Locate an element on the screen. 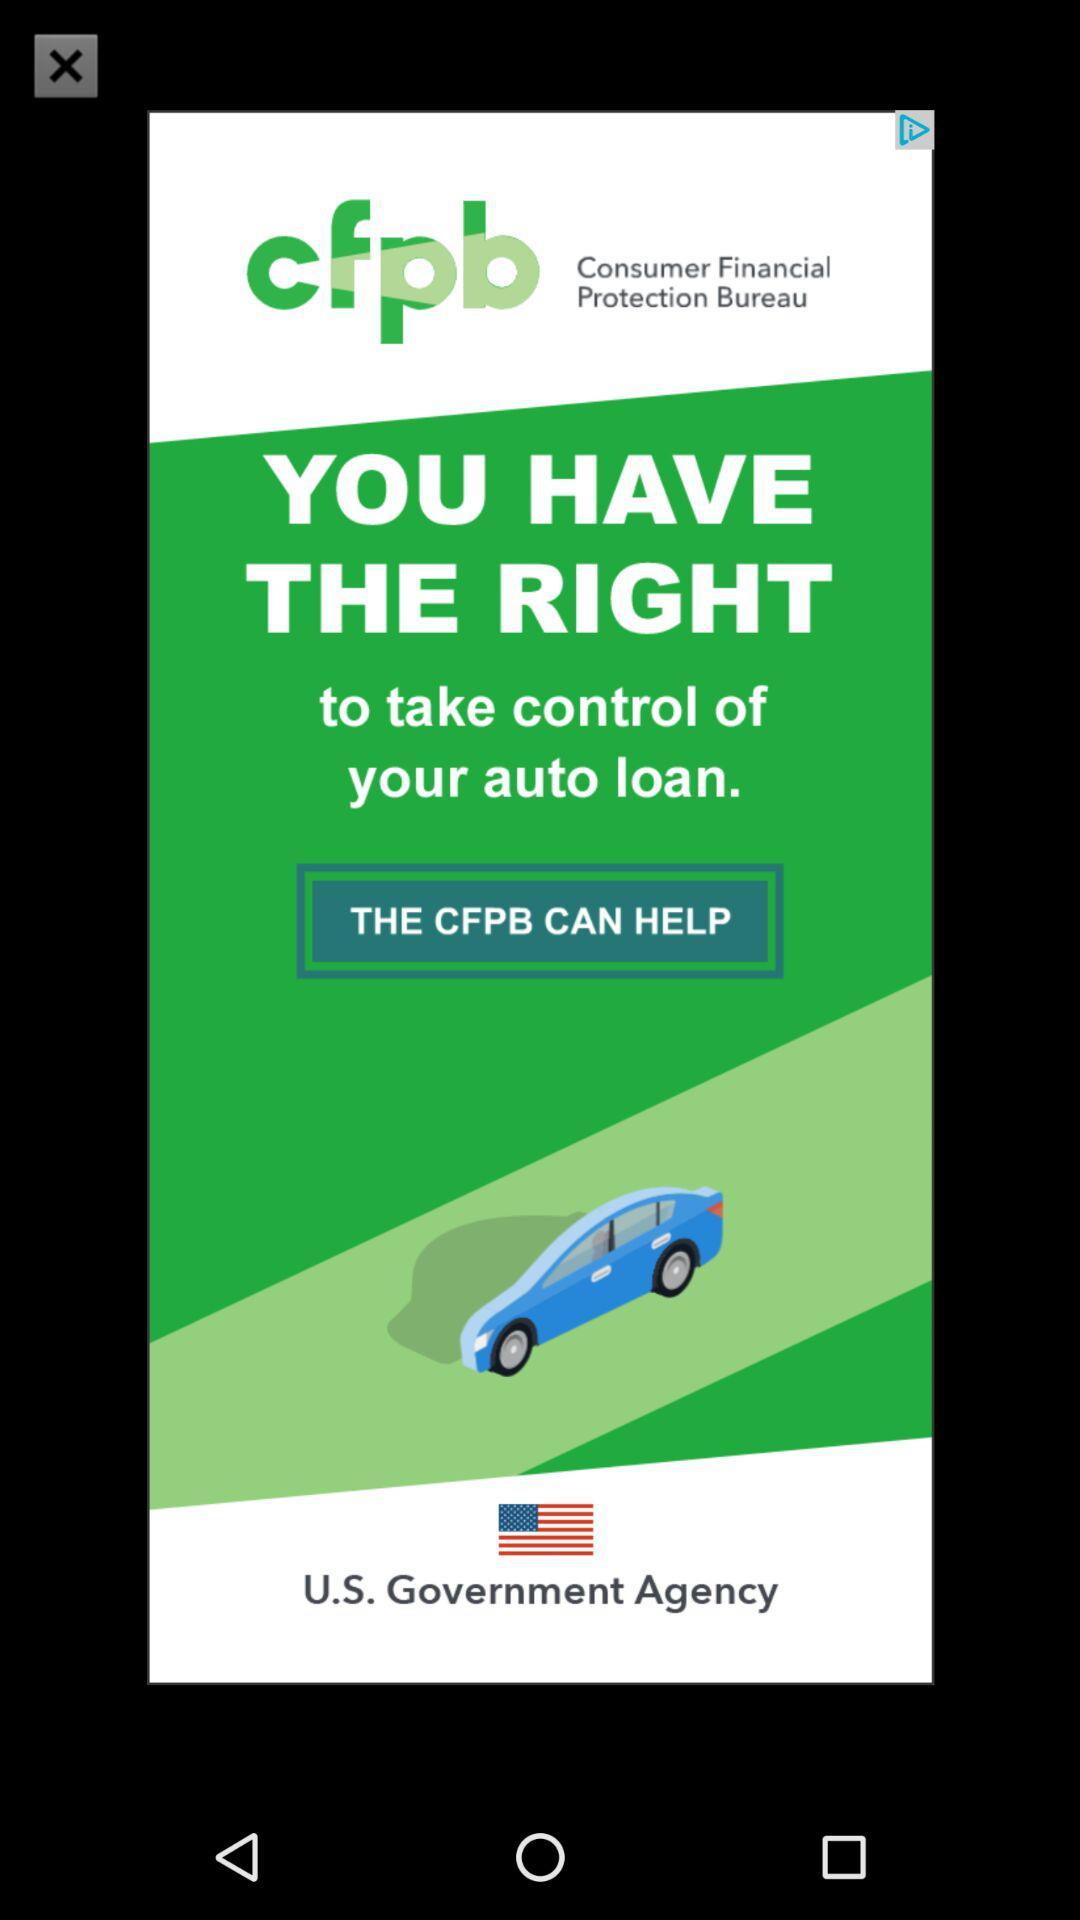 The height and width of the screenshot is (1920, 1080). the close icon is located at coordinates (64, 70).